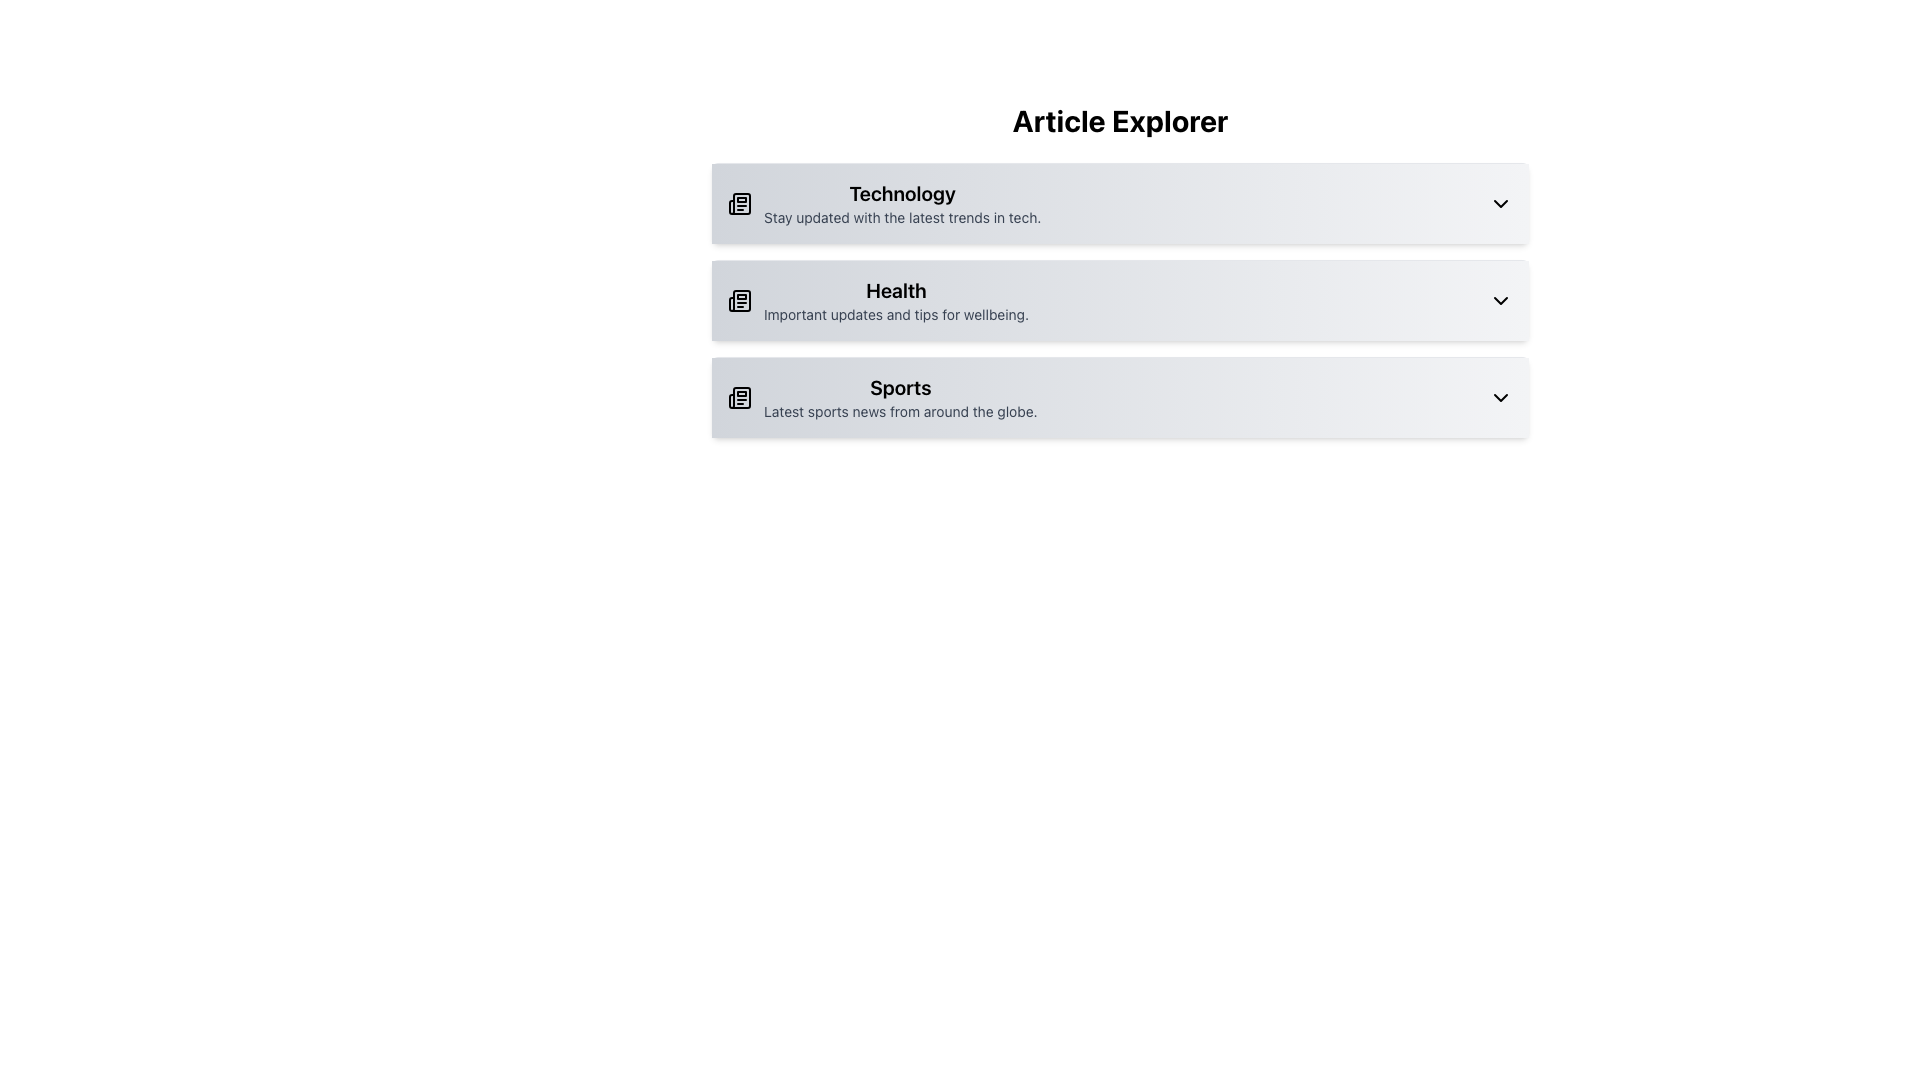  What do you see at coordinates (738, 300) in the screenshot?
I see `the newspaper icon located to the left of the 'Health' section header, which aligns with the text 'Health' and 'Important updates and tips for wellbeing.'` at bounding box center [738, 300].